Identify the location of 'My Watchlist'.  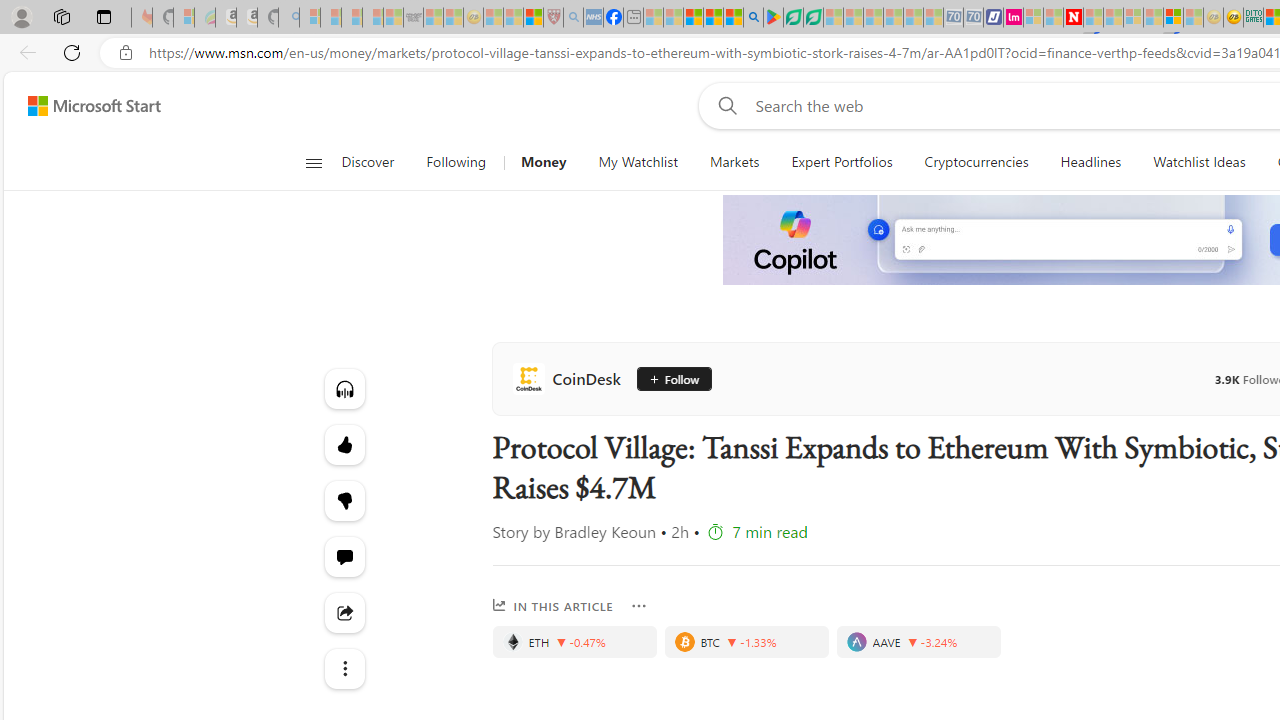
(637, 162).